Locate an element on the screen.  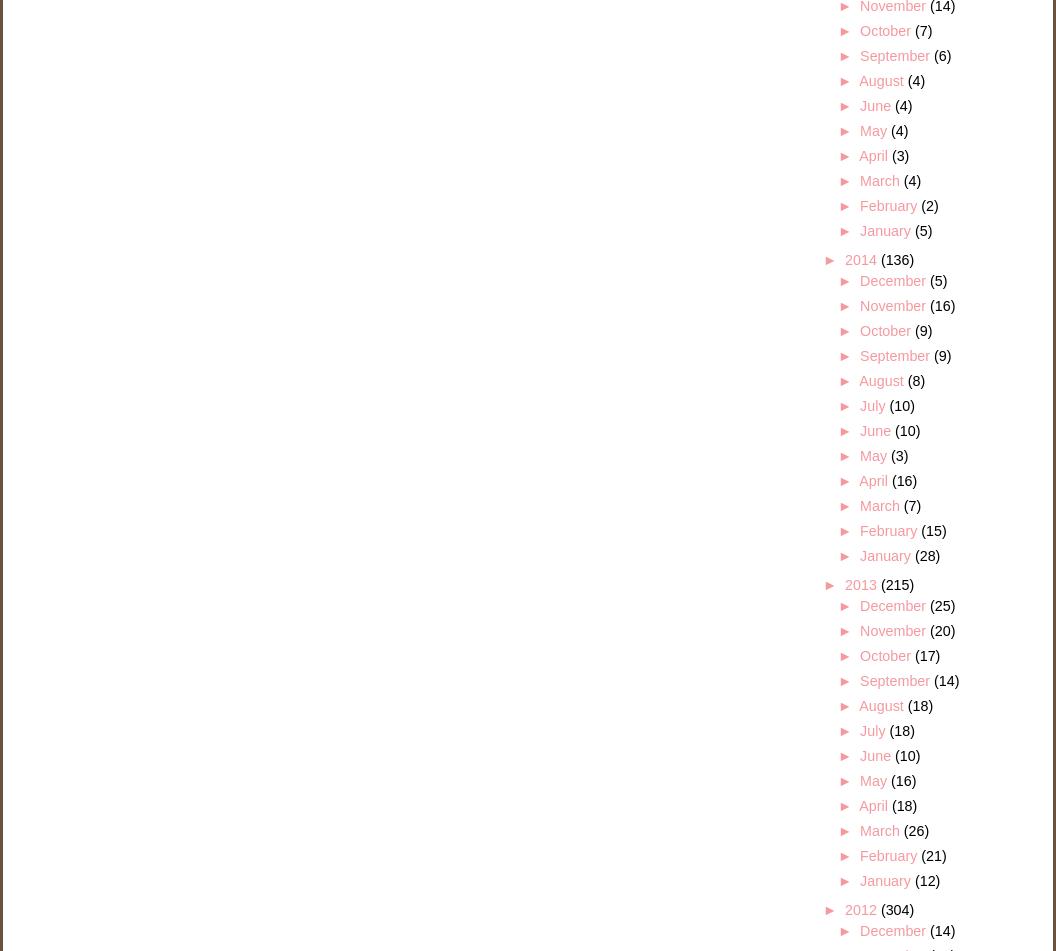
'(6)' is located at coordinates (942, 56).